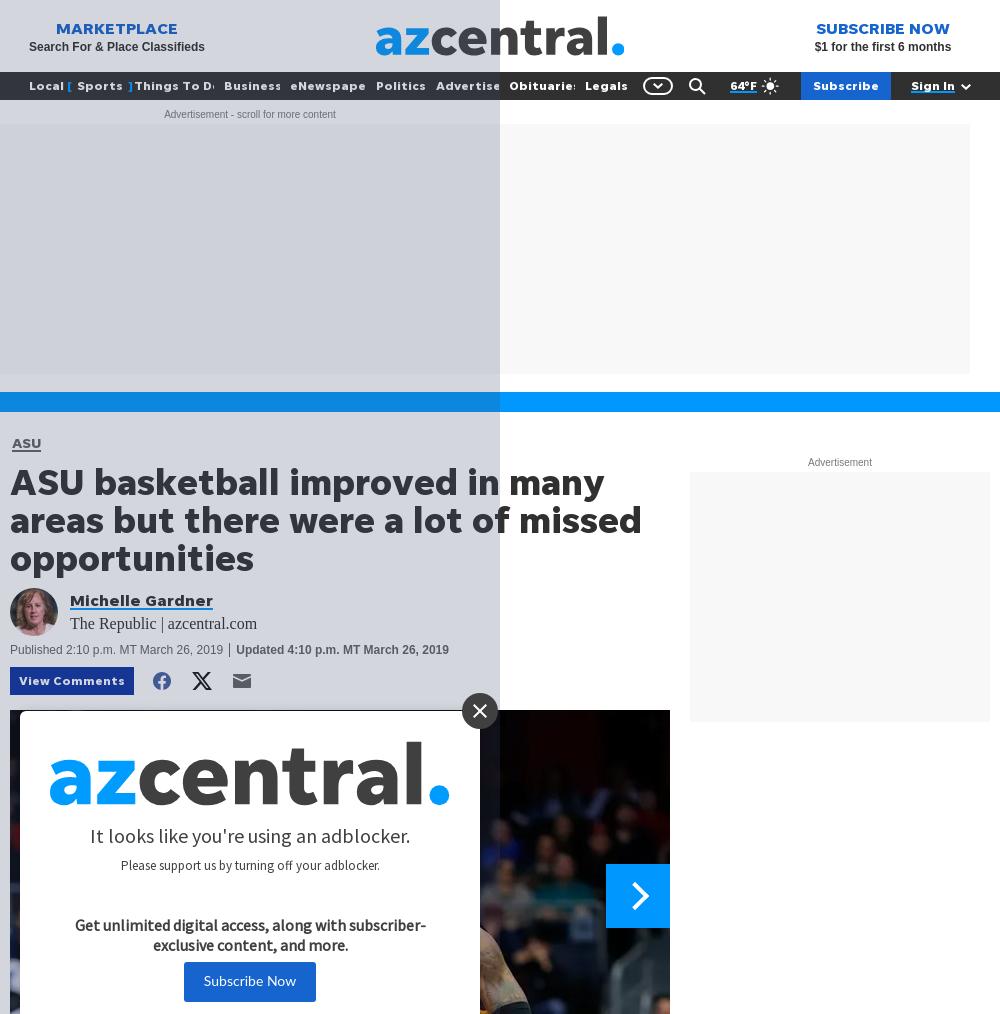 This screenshot has height=1014, width=1000. Describe the element at coordinates (46, 84) in the screenshot. I see `'Local'` at that location.